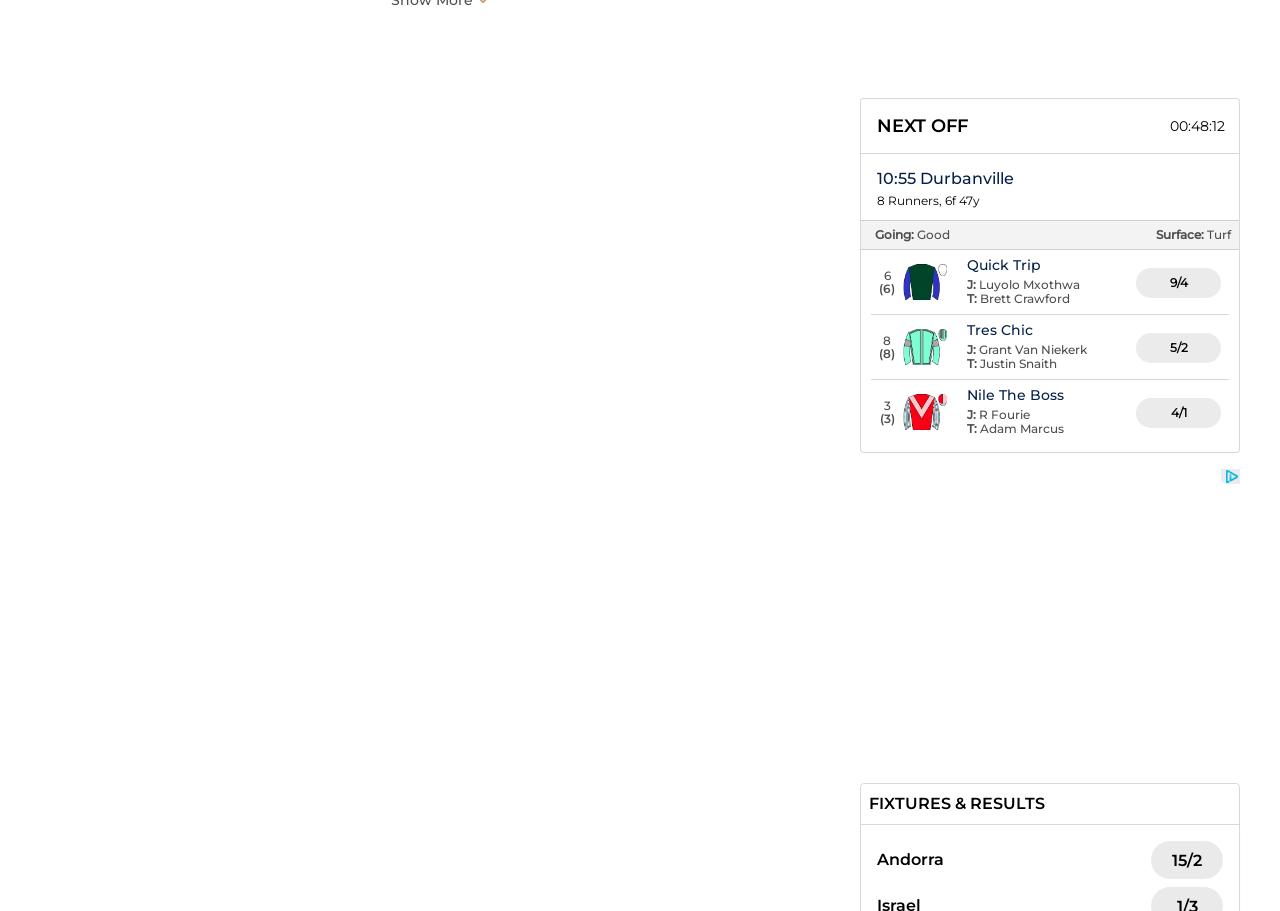 Image resolution: width=1280 pixels, height=911 pixels. Describe the element at coordinates (1004, 413) in the screenshot. I see `'R Fourie'` at that location.